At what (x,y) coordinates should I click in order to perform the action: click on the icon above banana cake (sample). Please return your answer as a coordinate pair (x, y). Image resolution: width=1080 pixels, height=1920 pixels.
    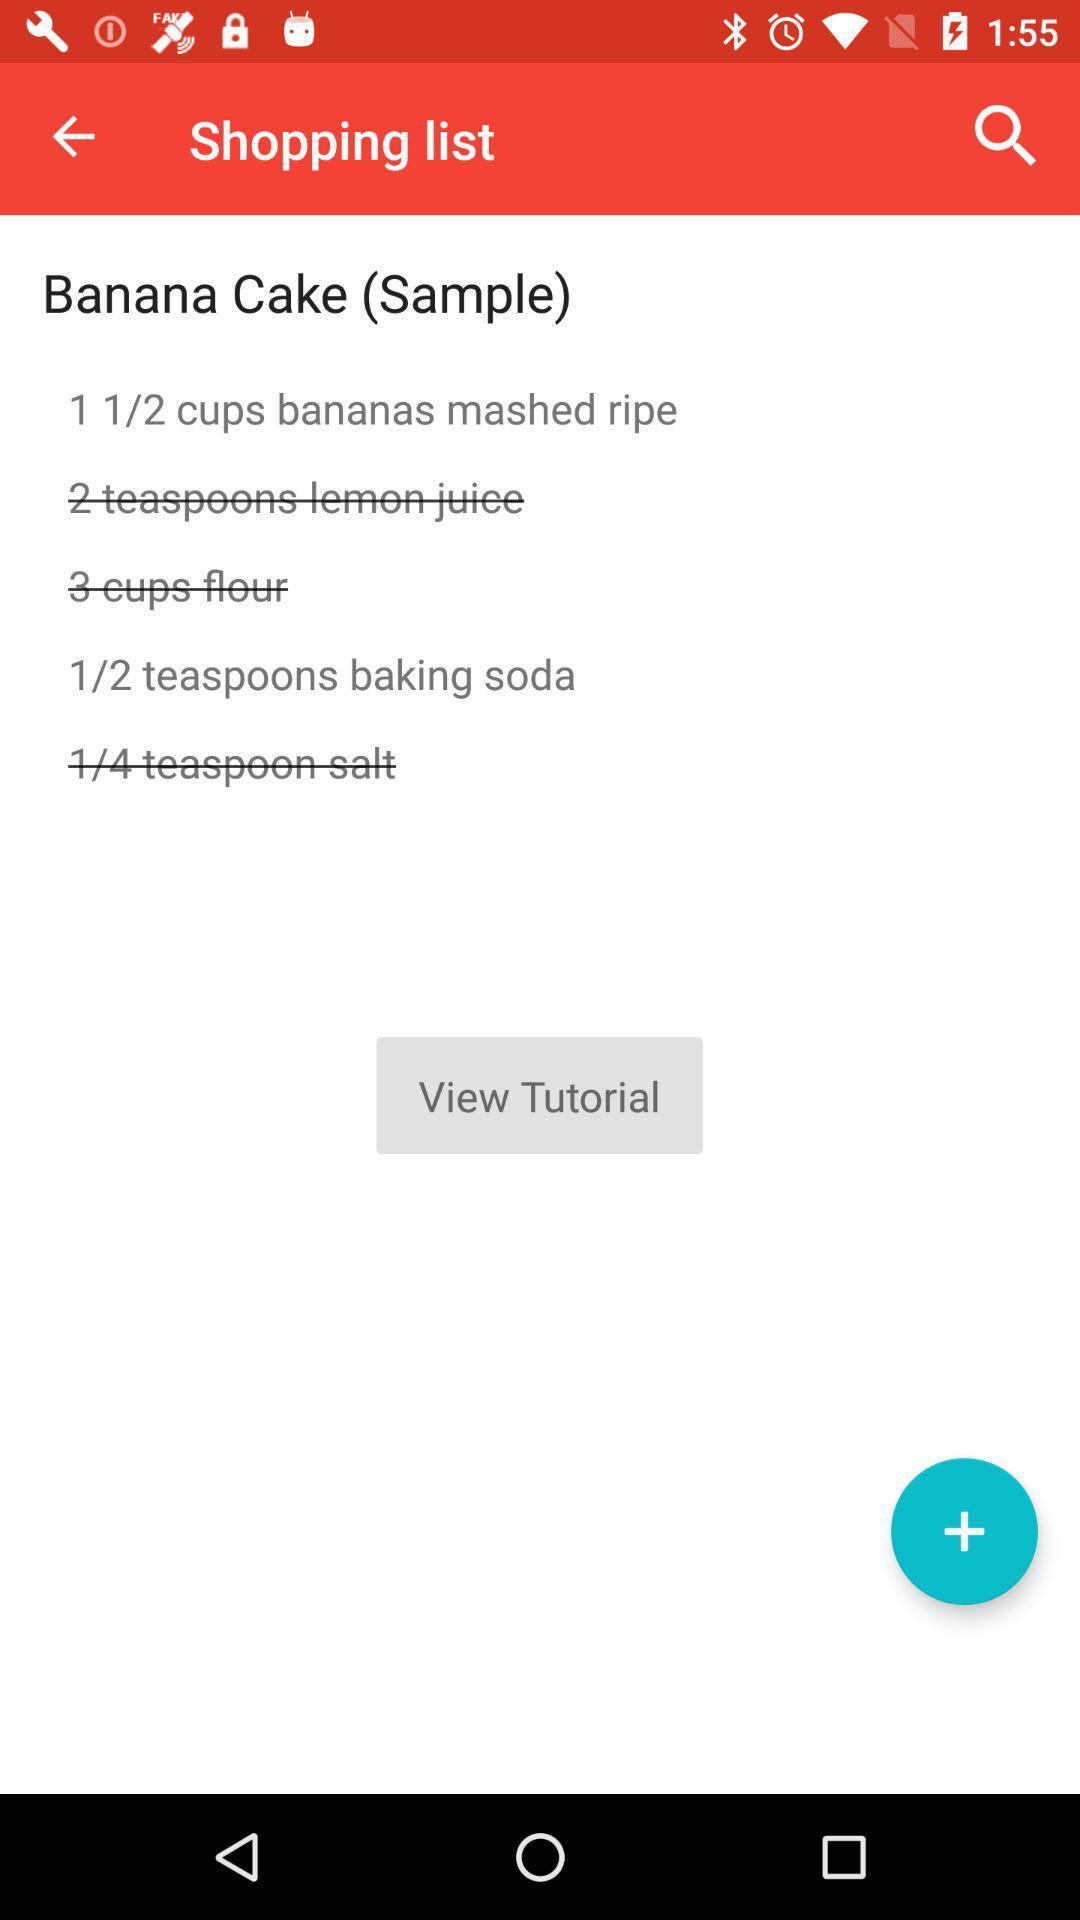
    Looking at the image, I should click on (72, 135).